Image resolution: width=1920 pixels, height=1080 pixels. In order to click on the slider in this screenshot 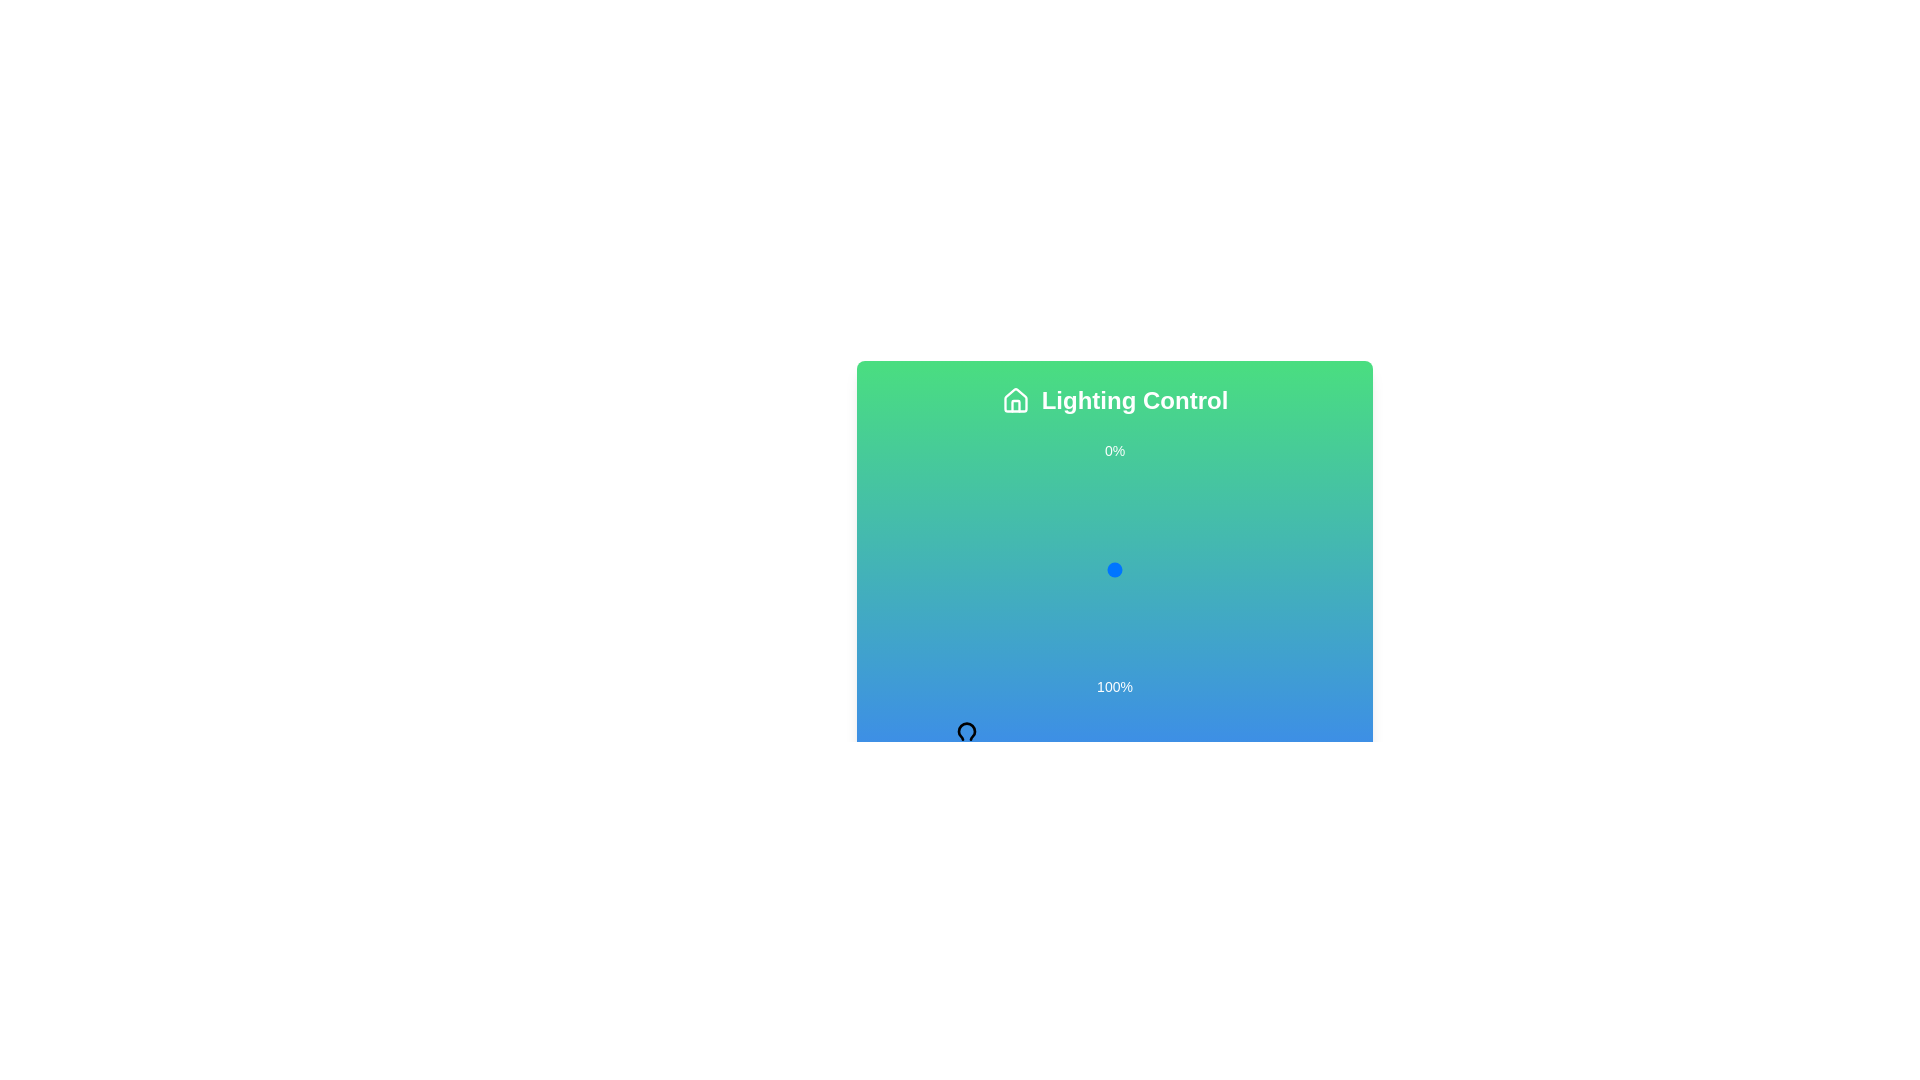, I will do `click(1113, 565)`.